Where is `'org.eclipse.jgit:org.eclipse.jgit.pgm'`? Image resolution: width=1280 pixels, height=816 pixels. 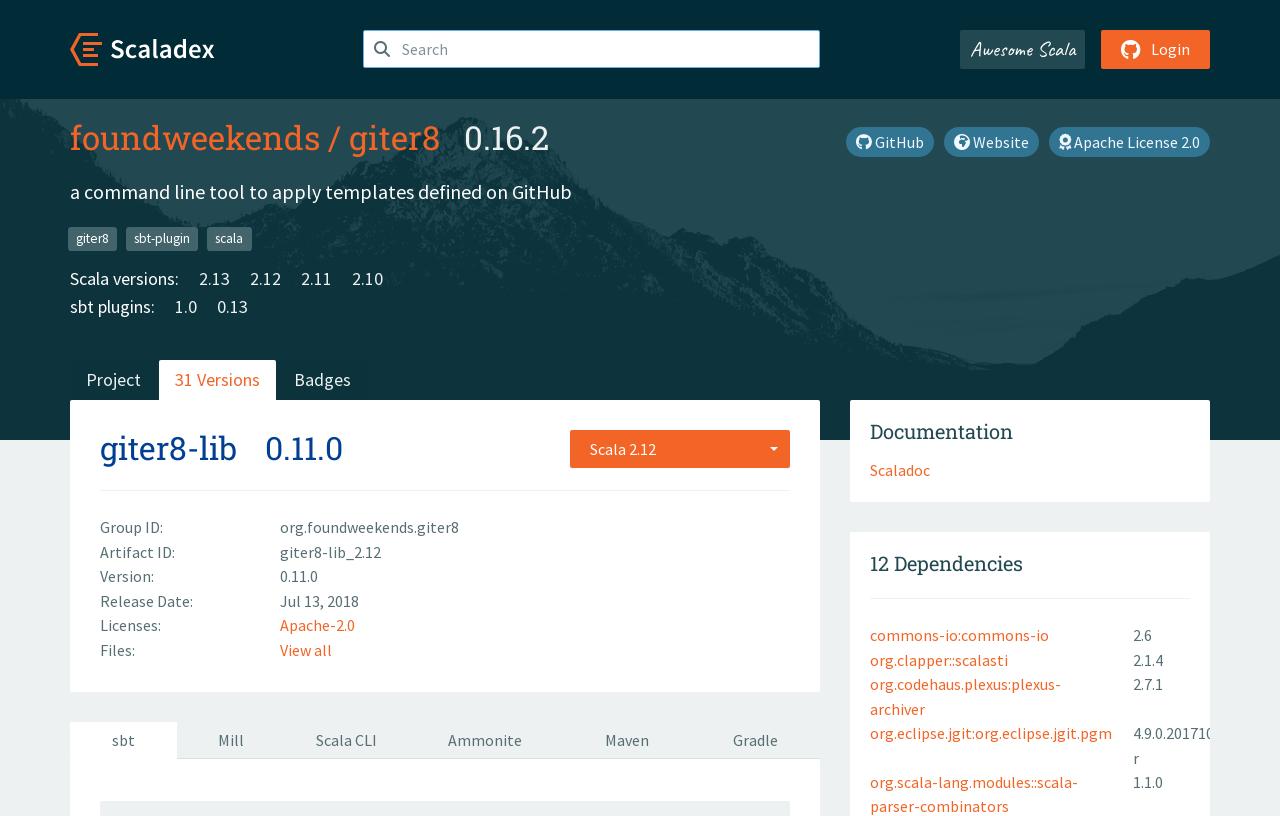 'org.eclipse.jgit:org.eclipse.jgit.pgm' is located at coordinates (990, 733).